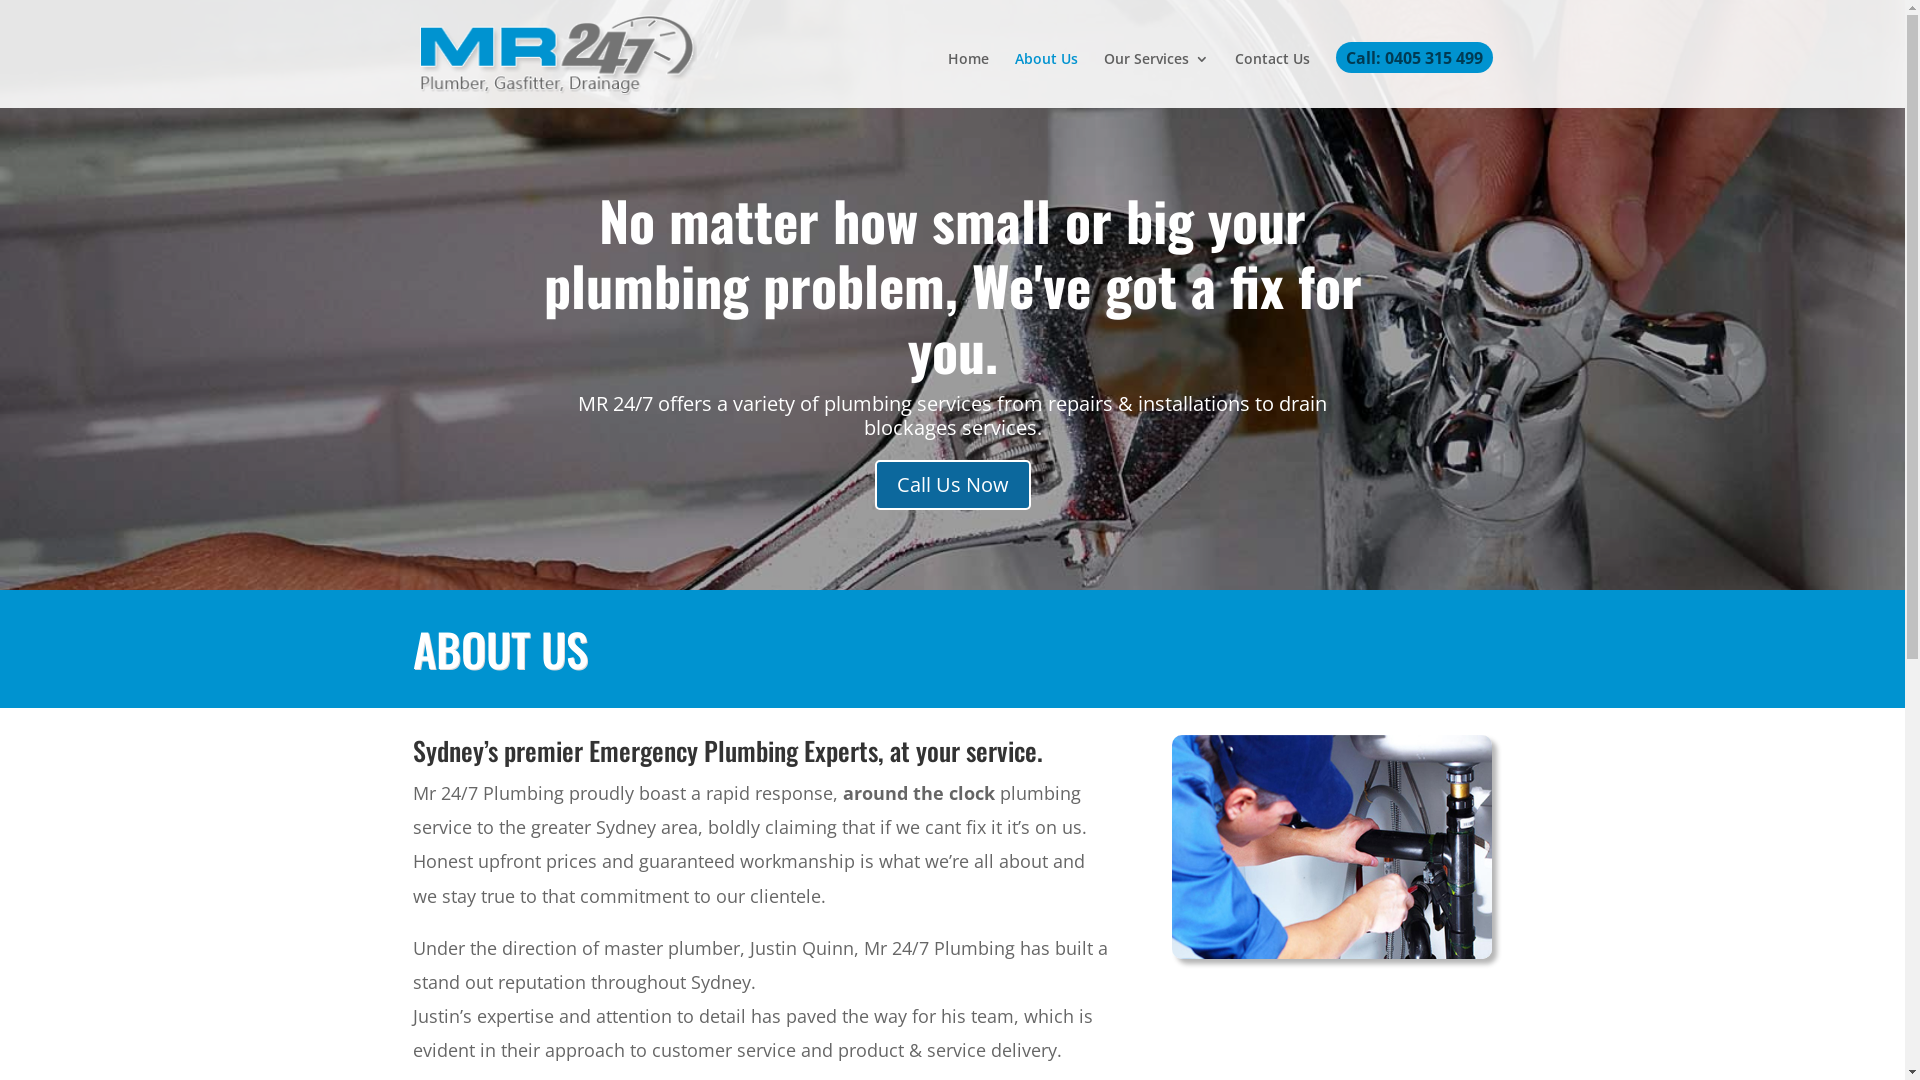 This screenshot has width=1920, height=1080. Describe the element at coordinates (1044, 79) in the screenshot. I see `'About Us'` at that location.